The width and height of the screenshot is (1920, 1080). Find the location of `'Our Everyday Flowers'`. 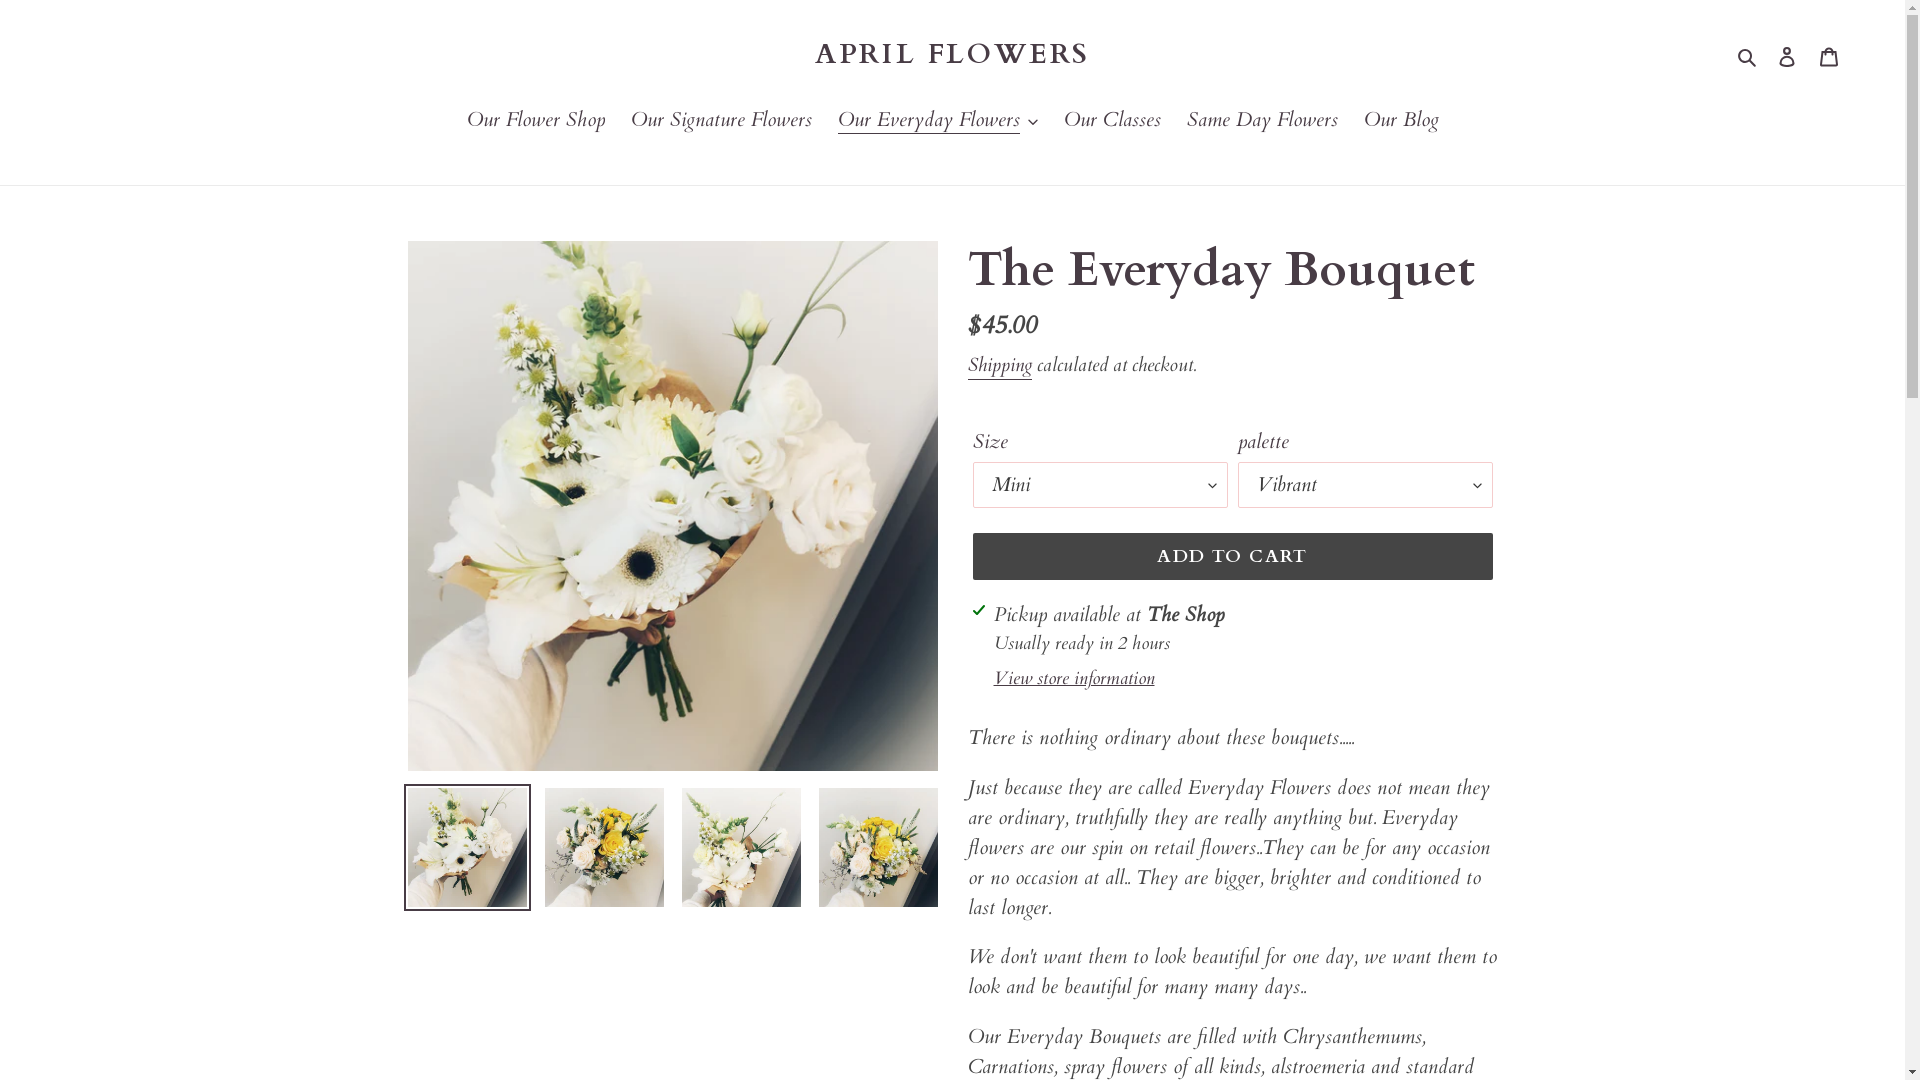

'Our Everyday Flowers' is located at coordinates (936, 121).